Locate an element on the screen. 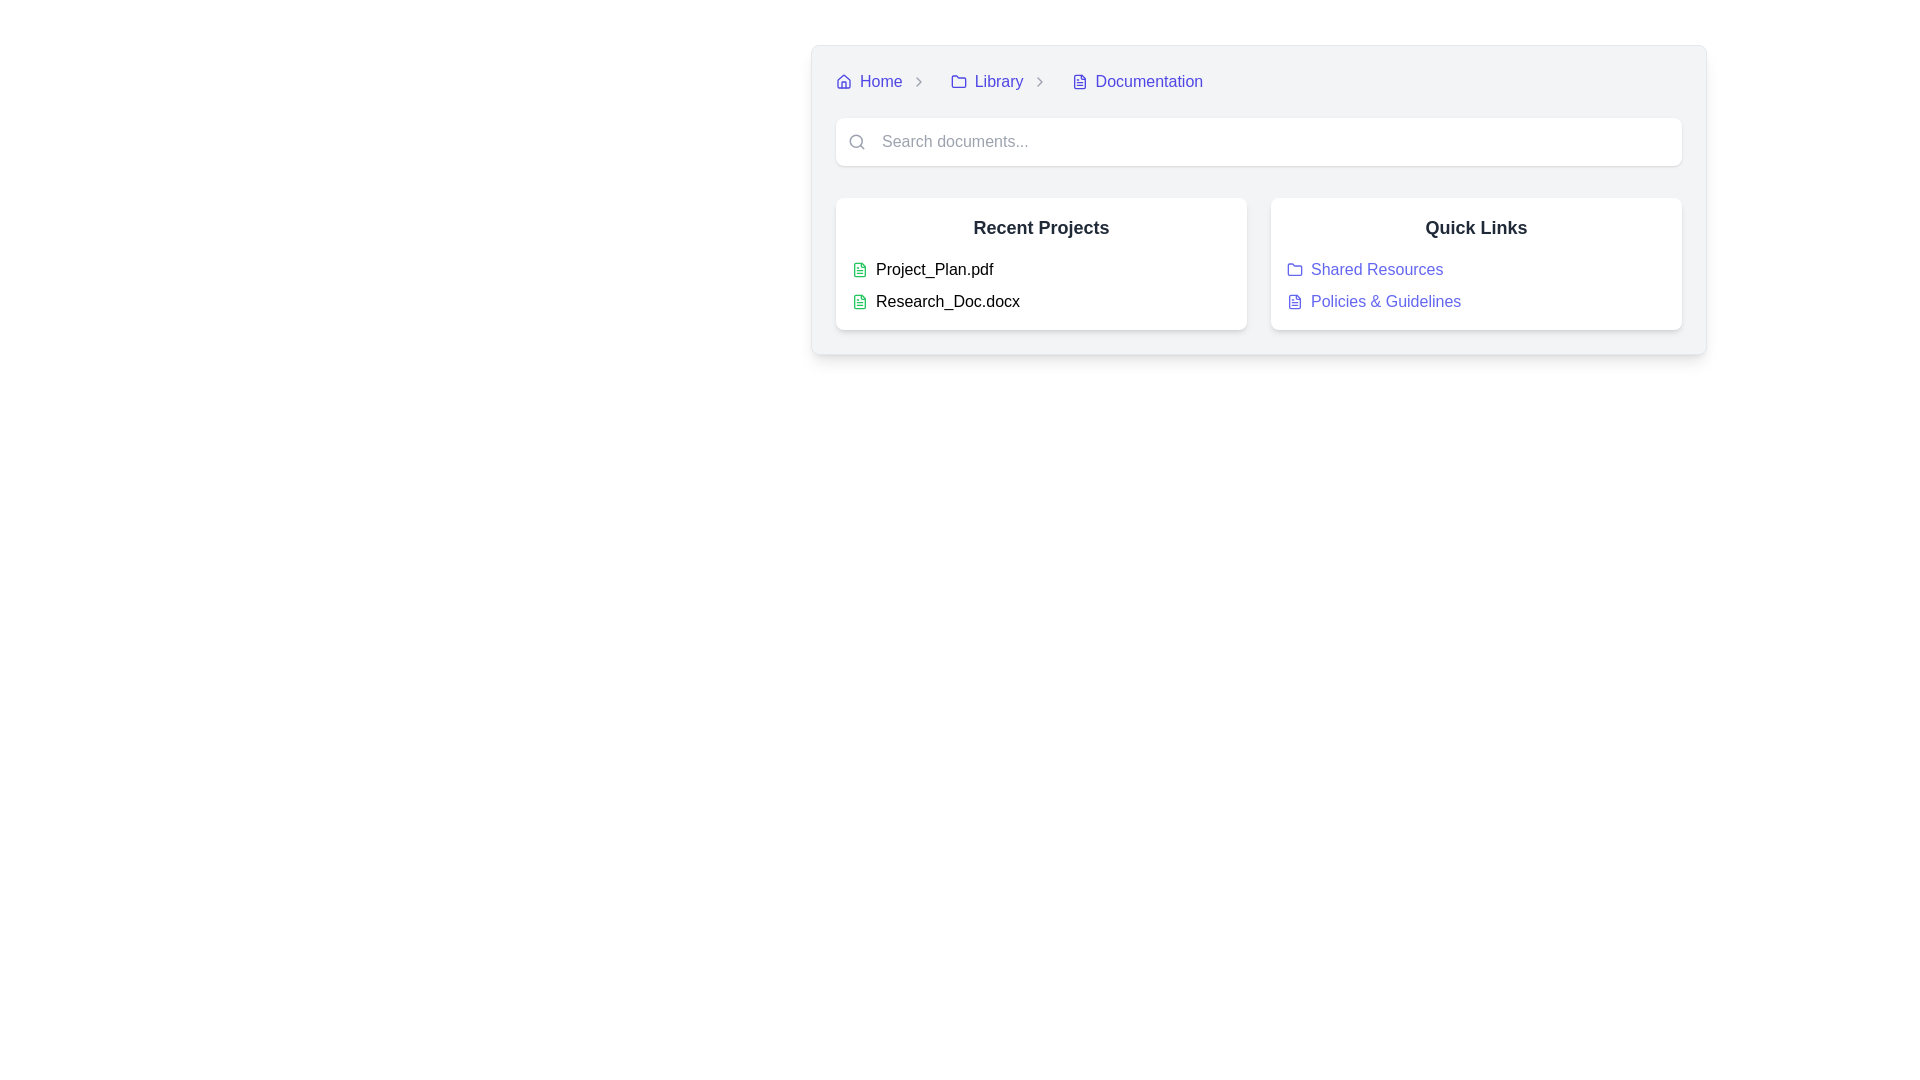  the SVG graphic icon indicating 'Policies & Guidelines' in the Quick Links section is located at coordinates (1295, 301).